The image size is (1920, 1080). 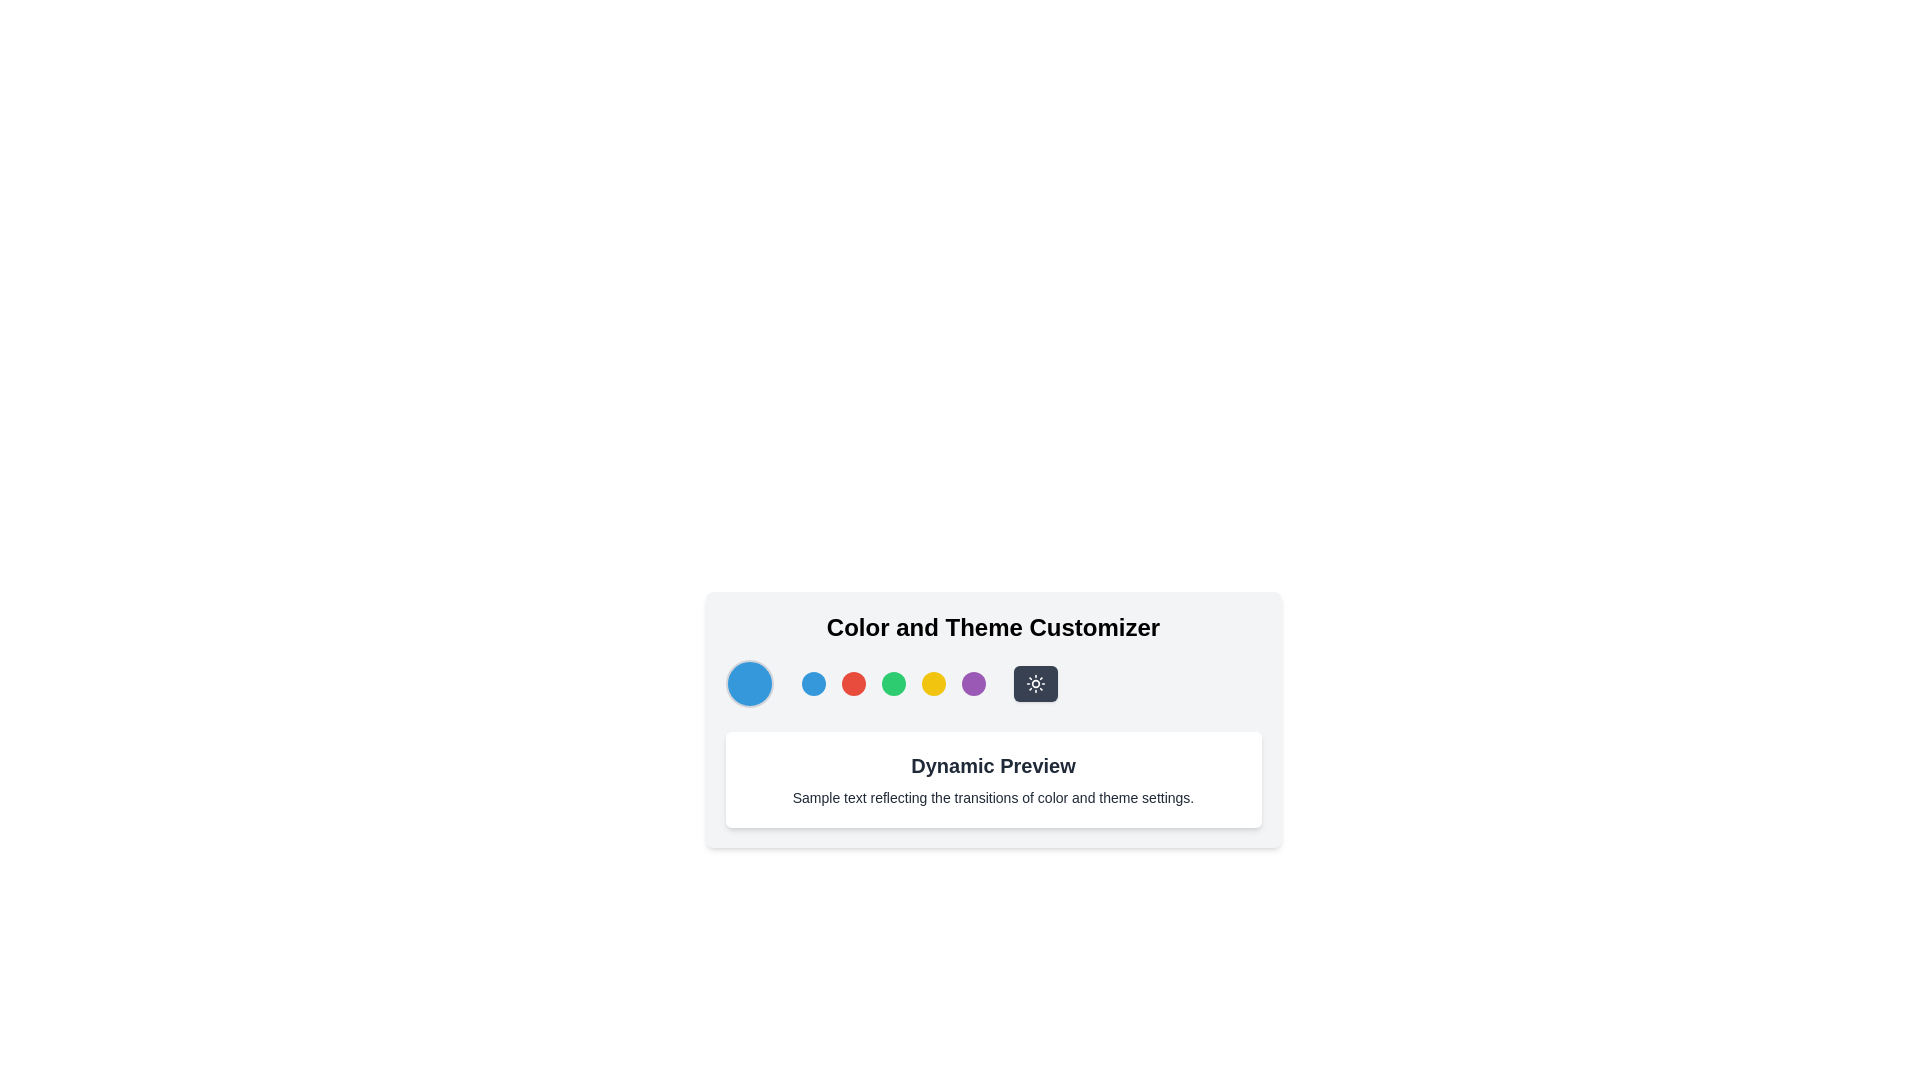 What do you see at coordinates (748, 682) in the screenshot?
I see `the first circular color representation in the 'Color and Theme Customizer' section` at bounding box center [748, 682].